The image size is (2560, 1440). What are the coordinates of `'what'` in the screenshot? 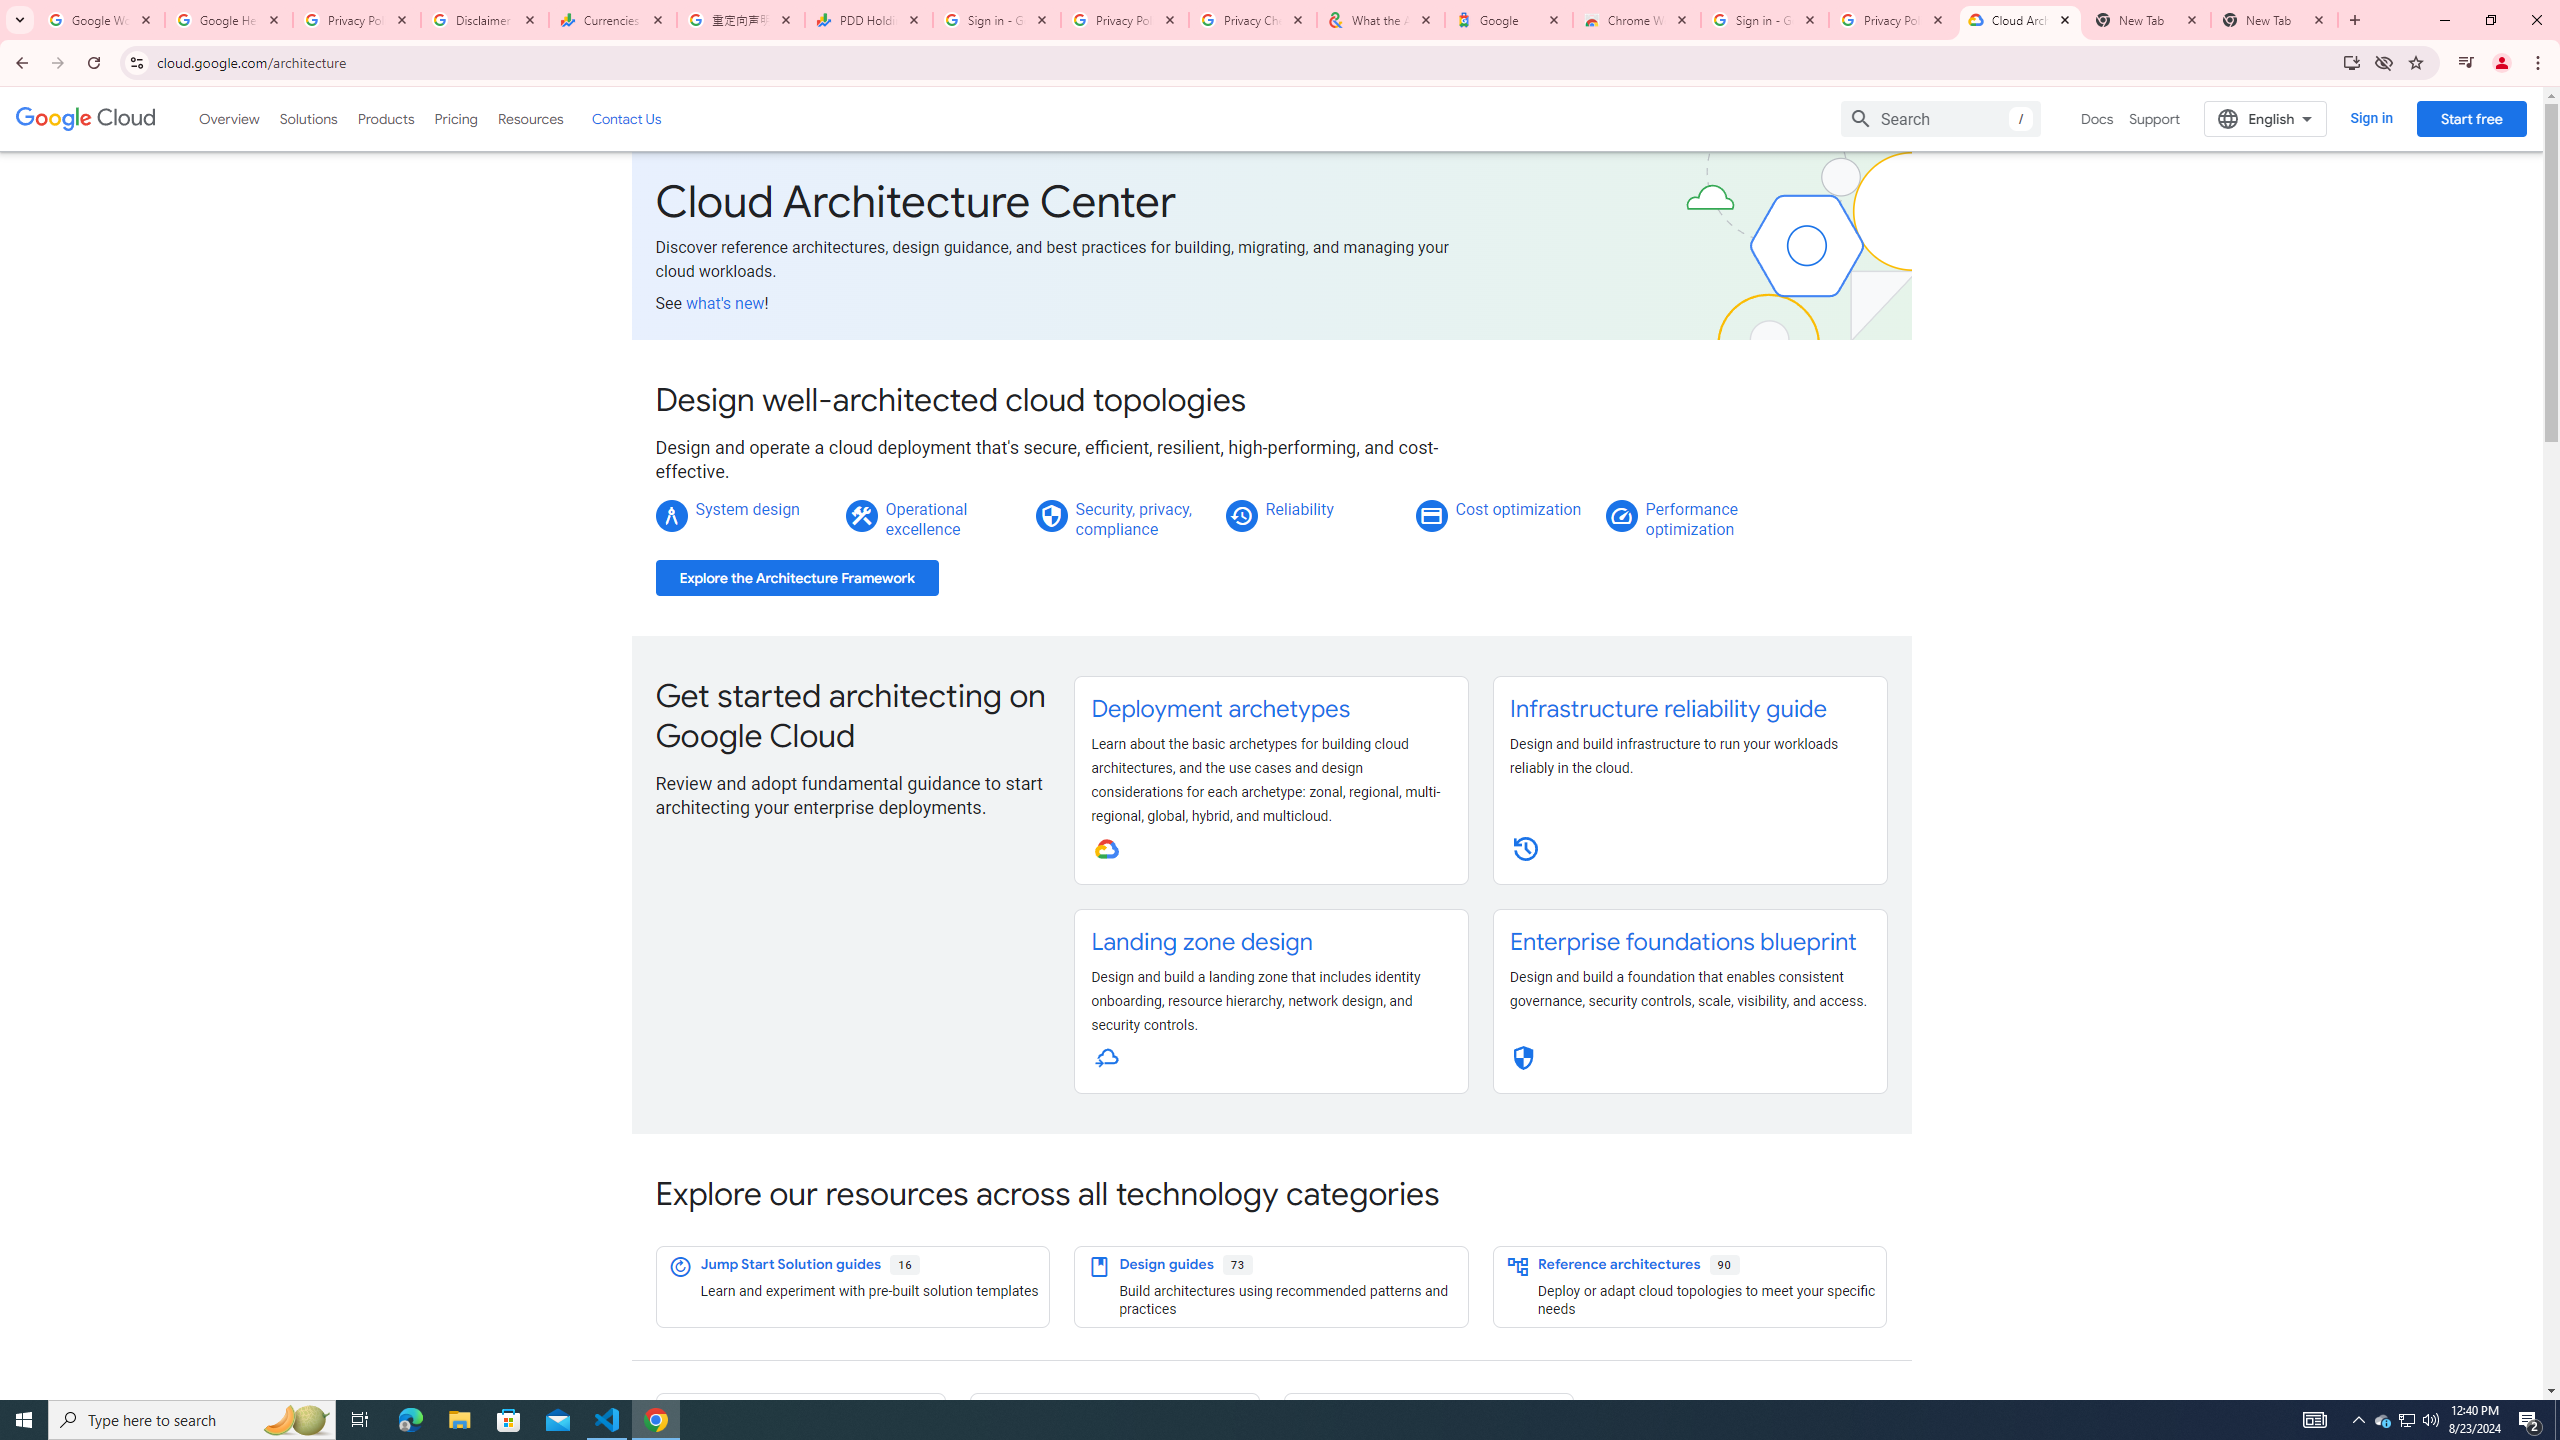 It's located at (725, 302).